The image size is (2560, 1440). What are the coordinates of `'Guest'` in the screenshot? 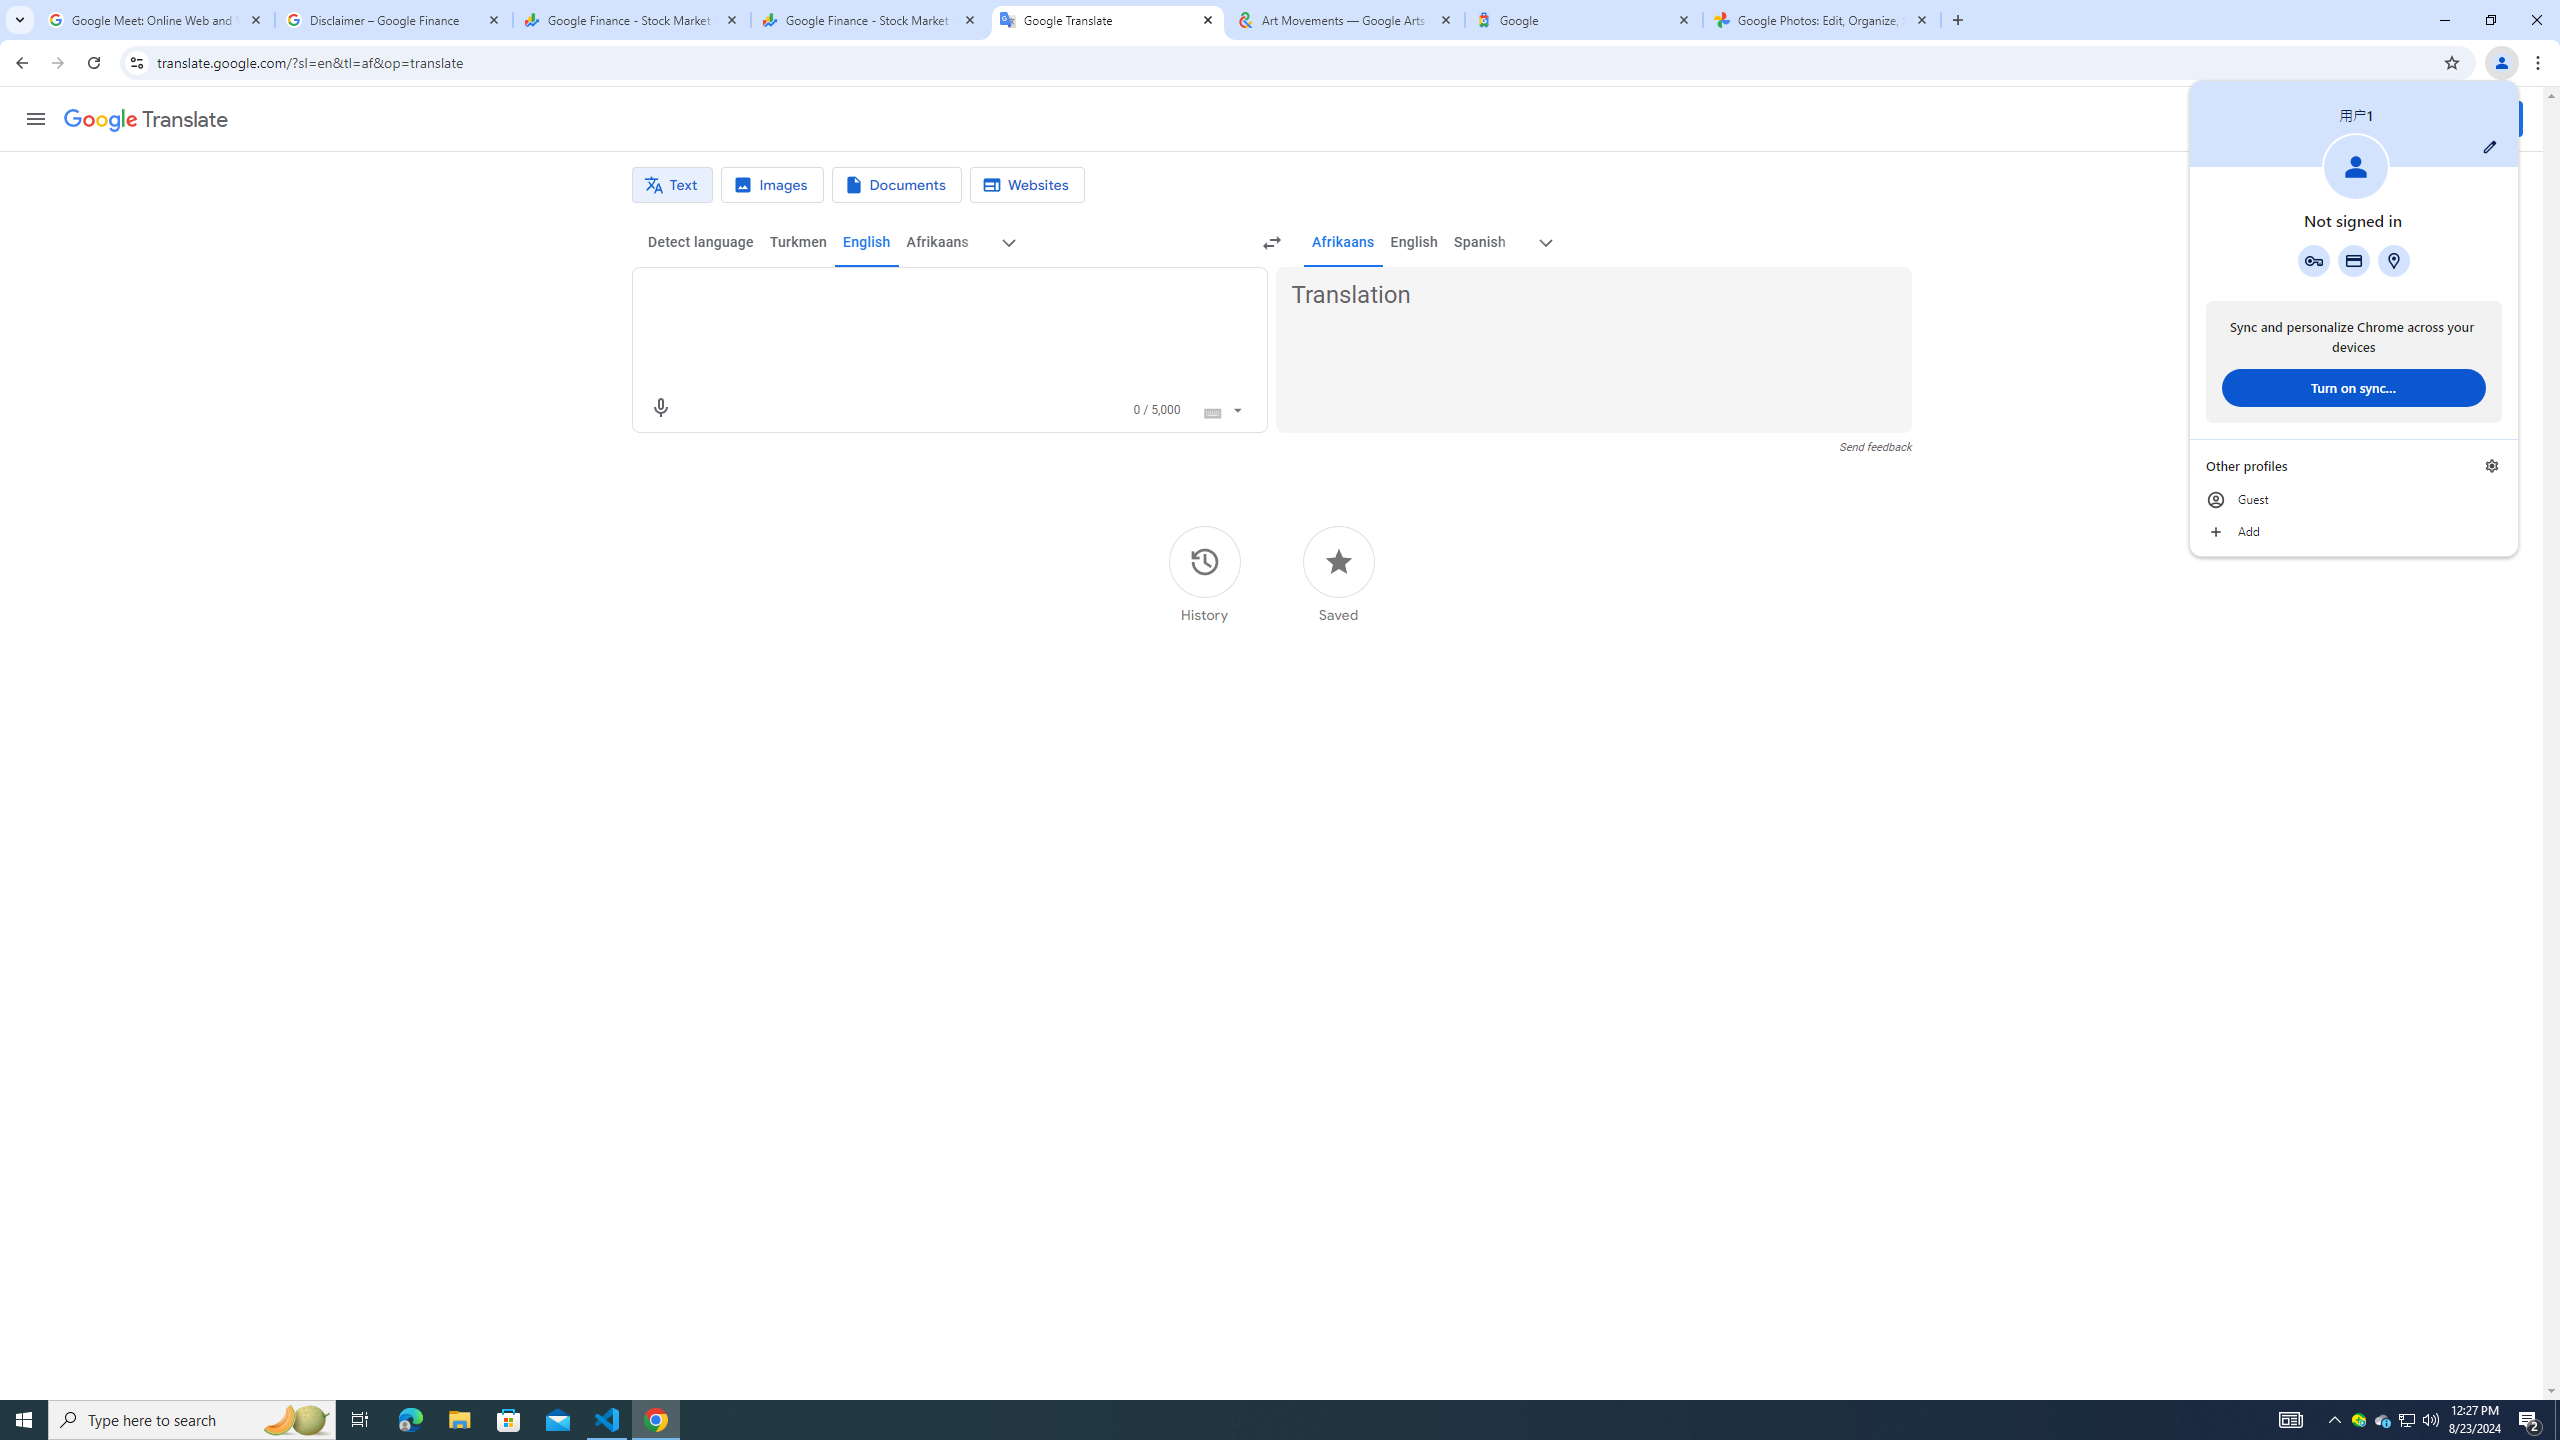 It's located at (2352, 498).